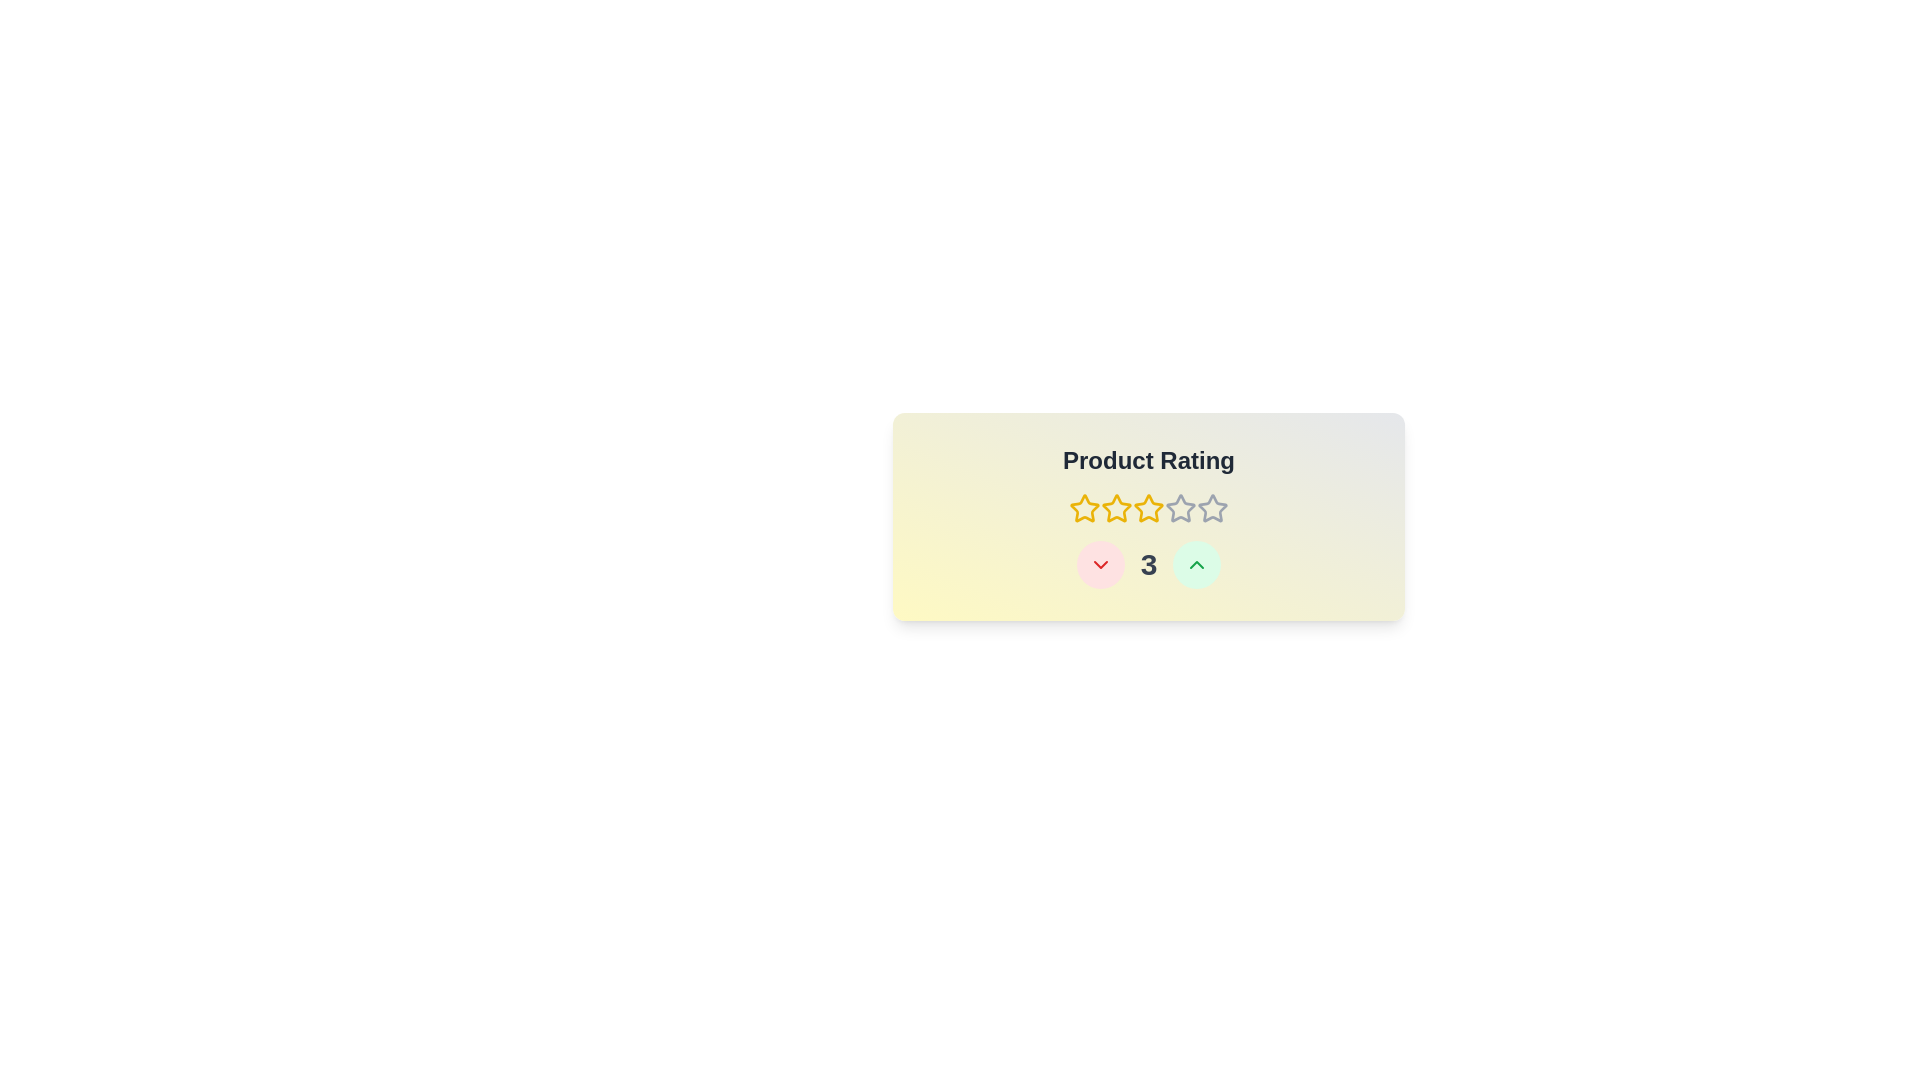 Image resolution: width=1920 pixels, height=1080 pixels. What do you see at coordinates (1148, 564) in the screenshot?
I see `the text display element showing the number '3', which is styled in large, bold, dark gray font and is positioned between a red downward-facing arrow button and a green upward-facing arrow button in the rating interface` at bounding box center [1148, 564].